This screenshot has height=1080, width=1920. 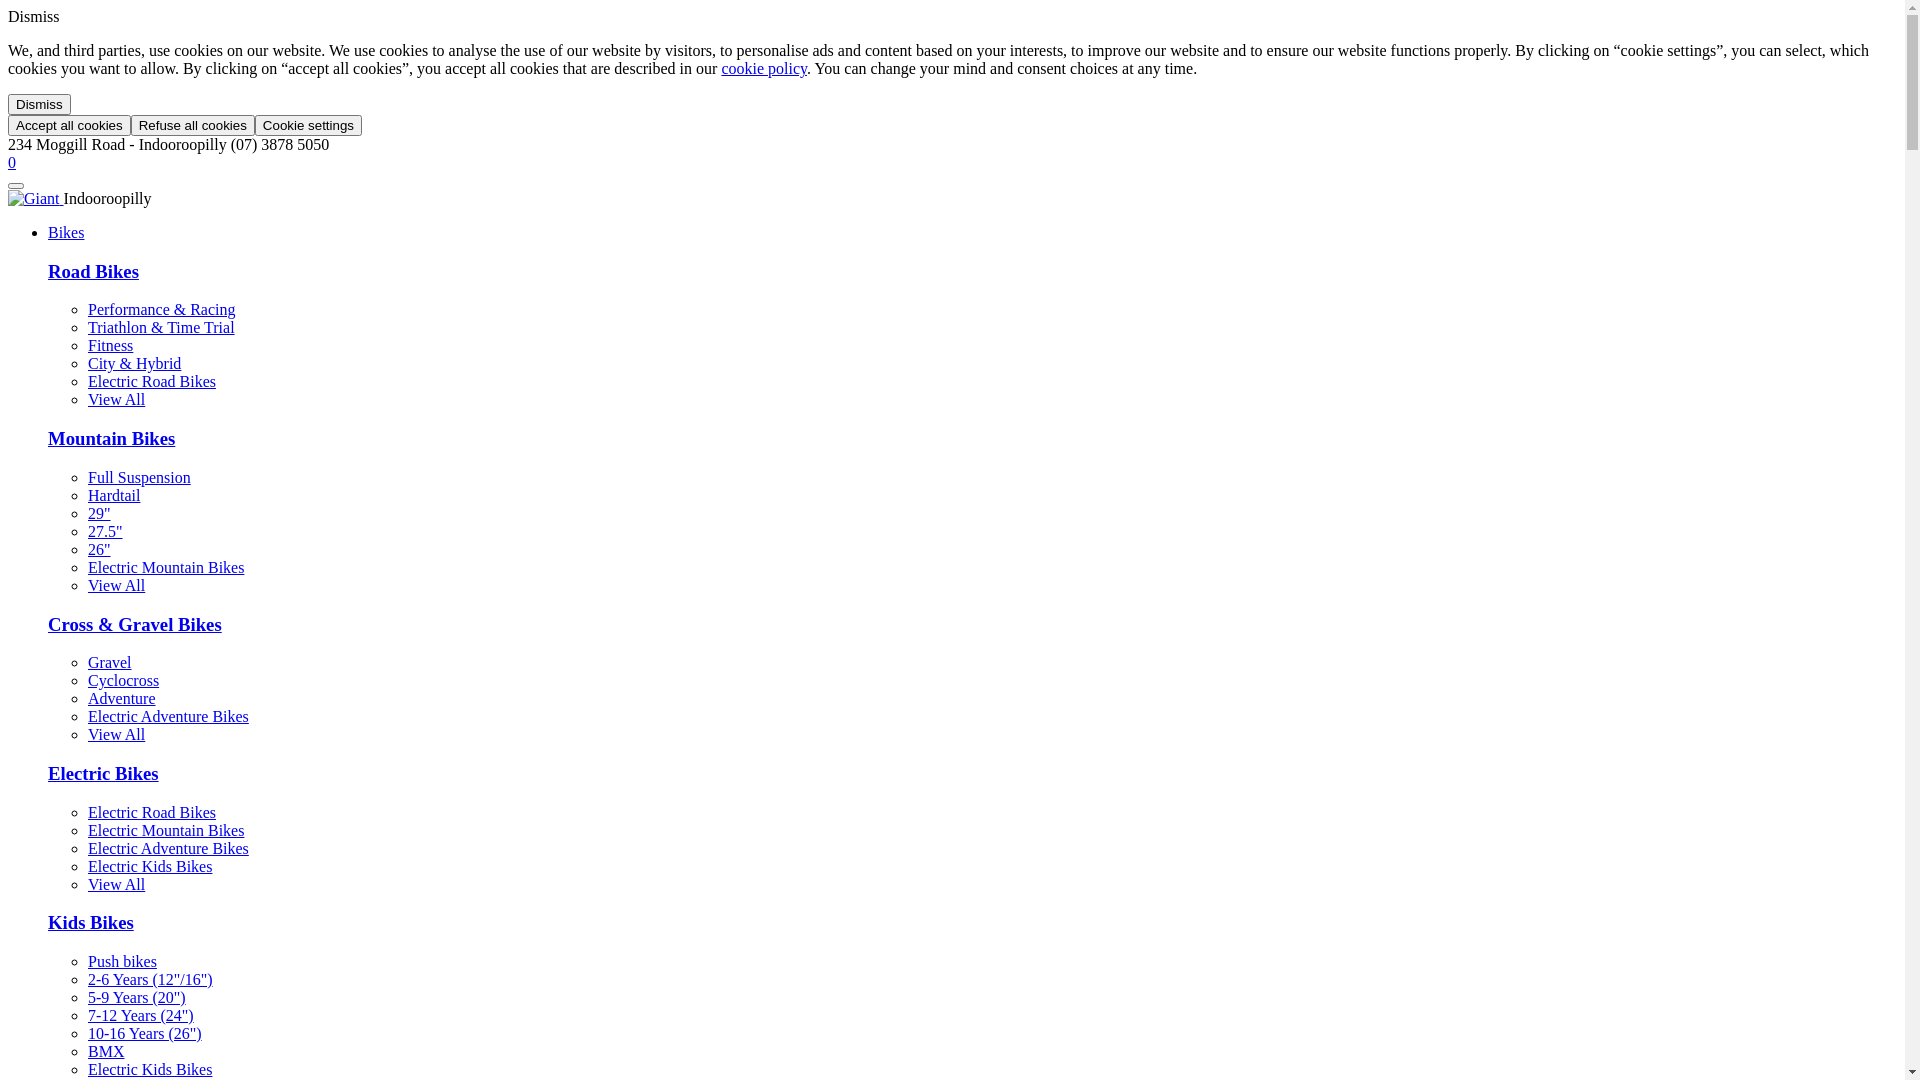 I want to click on '7-12 Years (24")', so click(x=139, y=1015).